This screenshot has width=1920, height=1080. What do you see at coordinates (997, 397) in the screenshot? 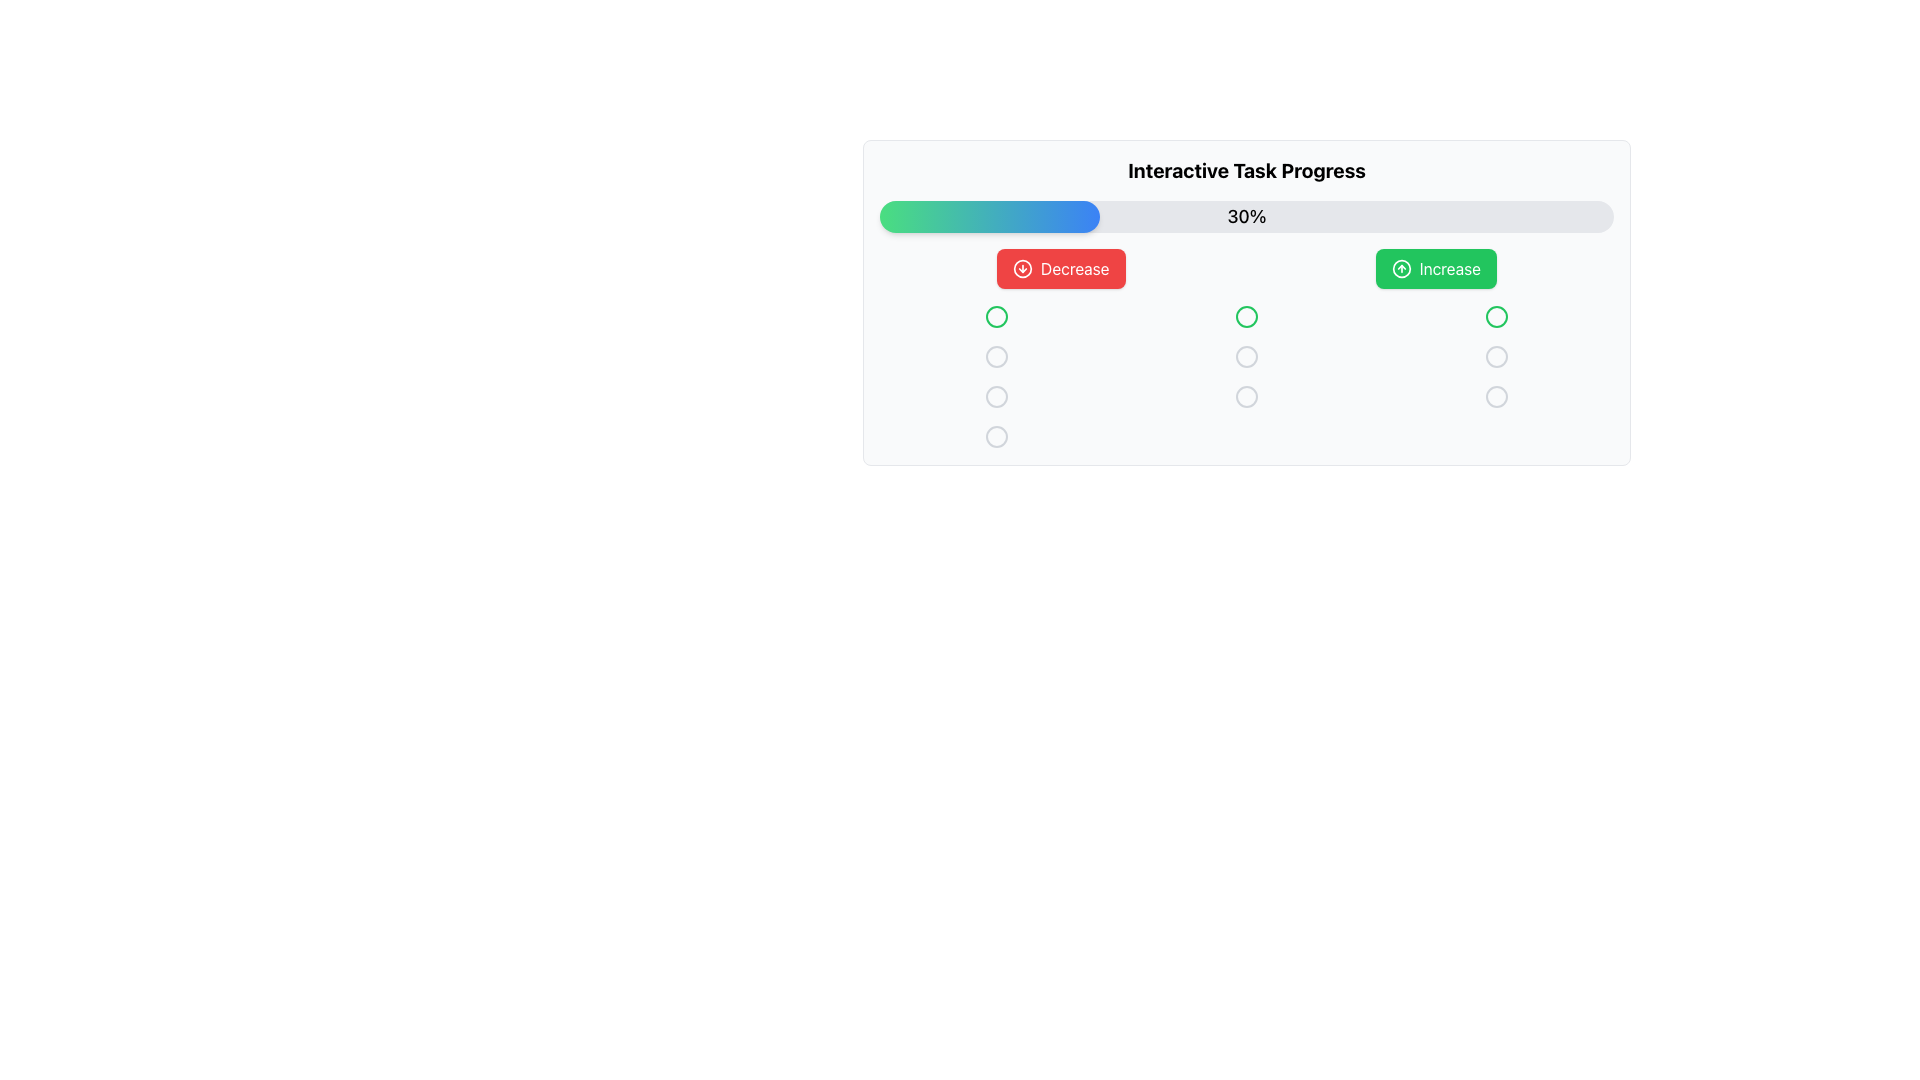
I see `the Circular SVG icon located in the first column of the third row in the grid, which may serve as a selection marker` at bounding box center [997, 397].